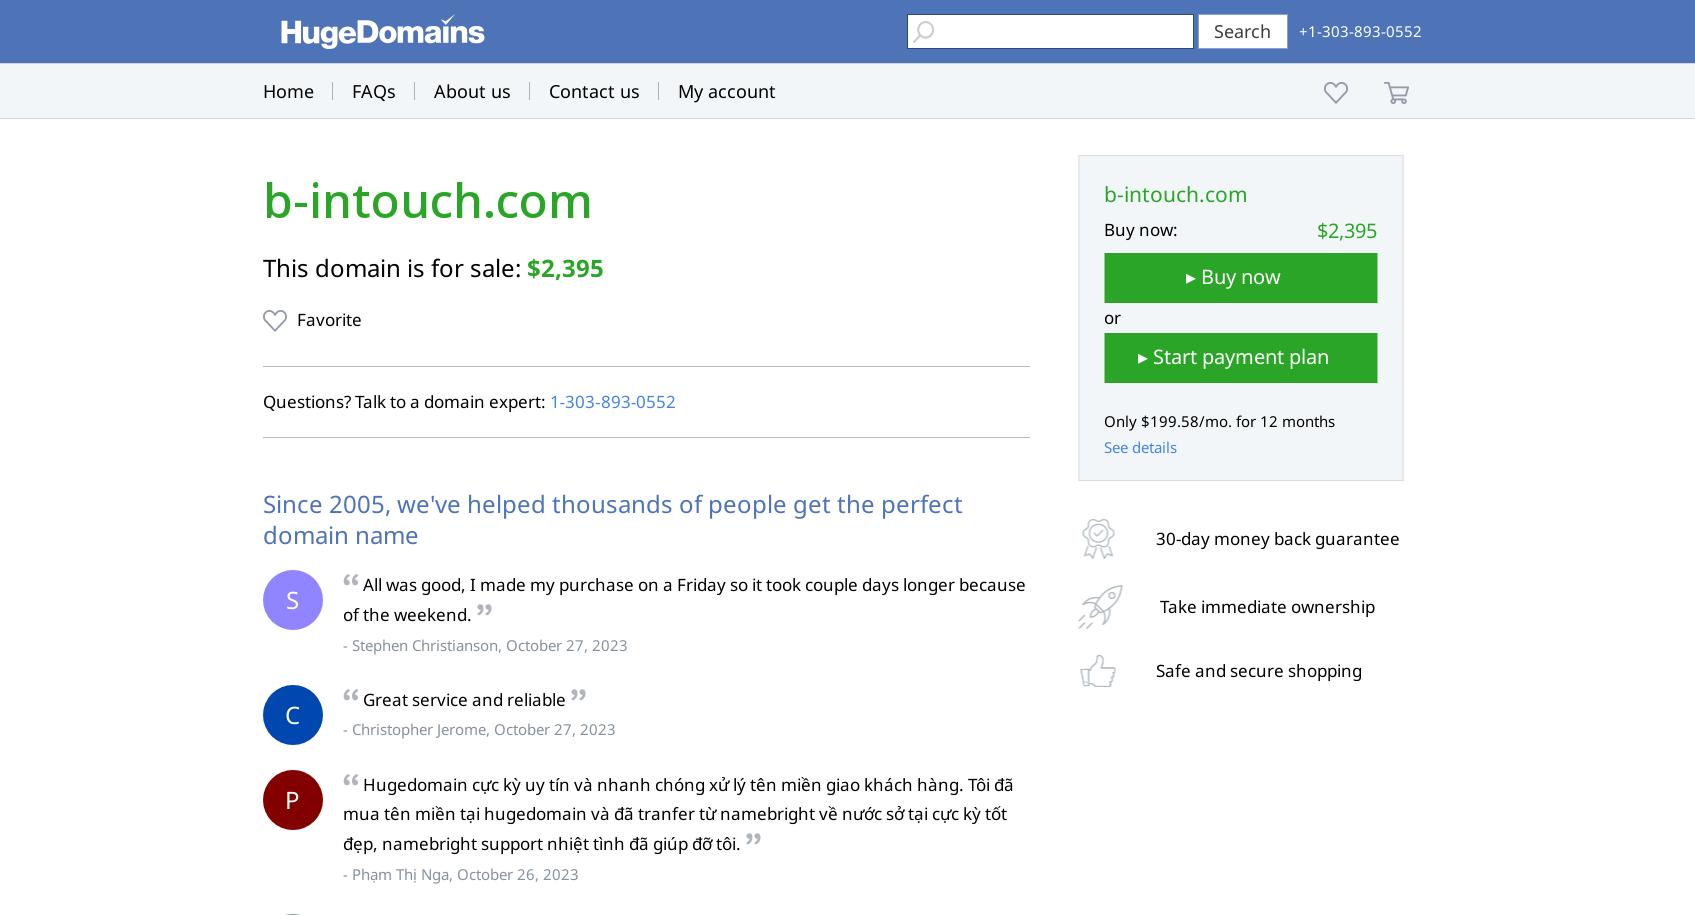 This screenshot has height=915, width=1695. I want to click on '- Christopher Jerome, October 27, 2023', so click(477, 728).